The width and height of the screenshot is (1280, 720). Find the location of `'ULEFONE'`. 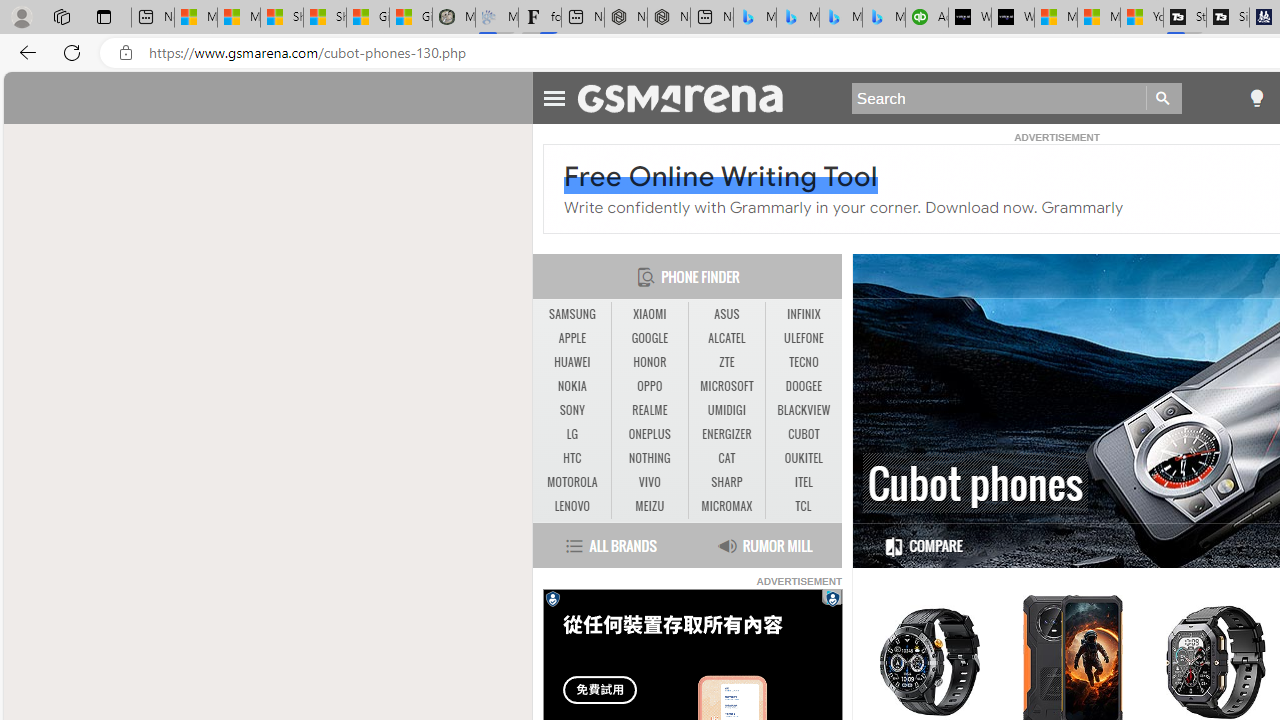

'ULEFONE' is located at coordinates (803, 337).